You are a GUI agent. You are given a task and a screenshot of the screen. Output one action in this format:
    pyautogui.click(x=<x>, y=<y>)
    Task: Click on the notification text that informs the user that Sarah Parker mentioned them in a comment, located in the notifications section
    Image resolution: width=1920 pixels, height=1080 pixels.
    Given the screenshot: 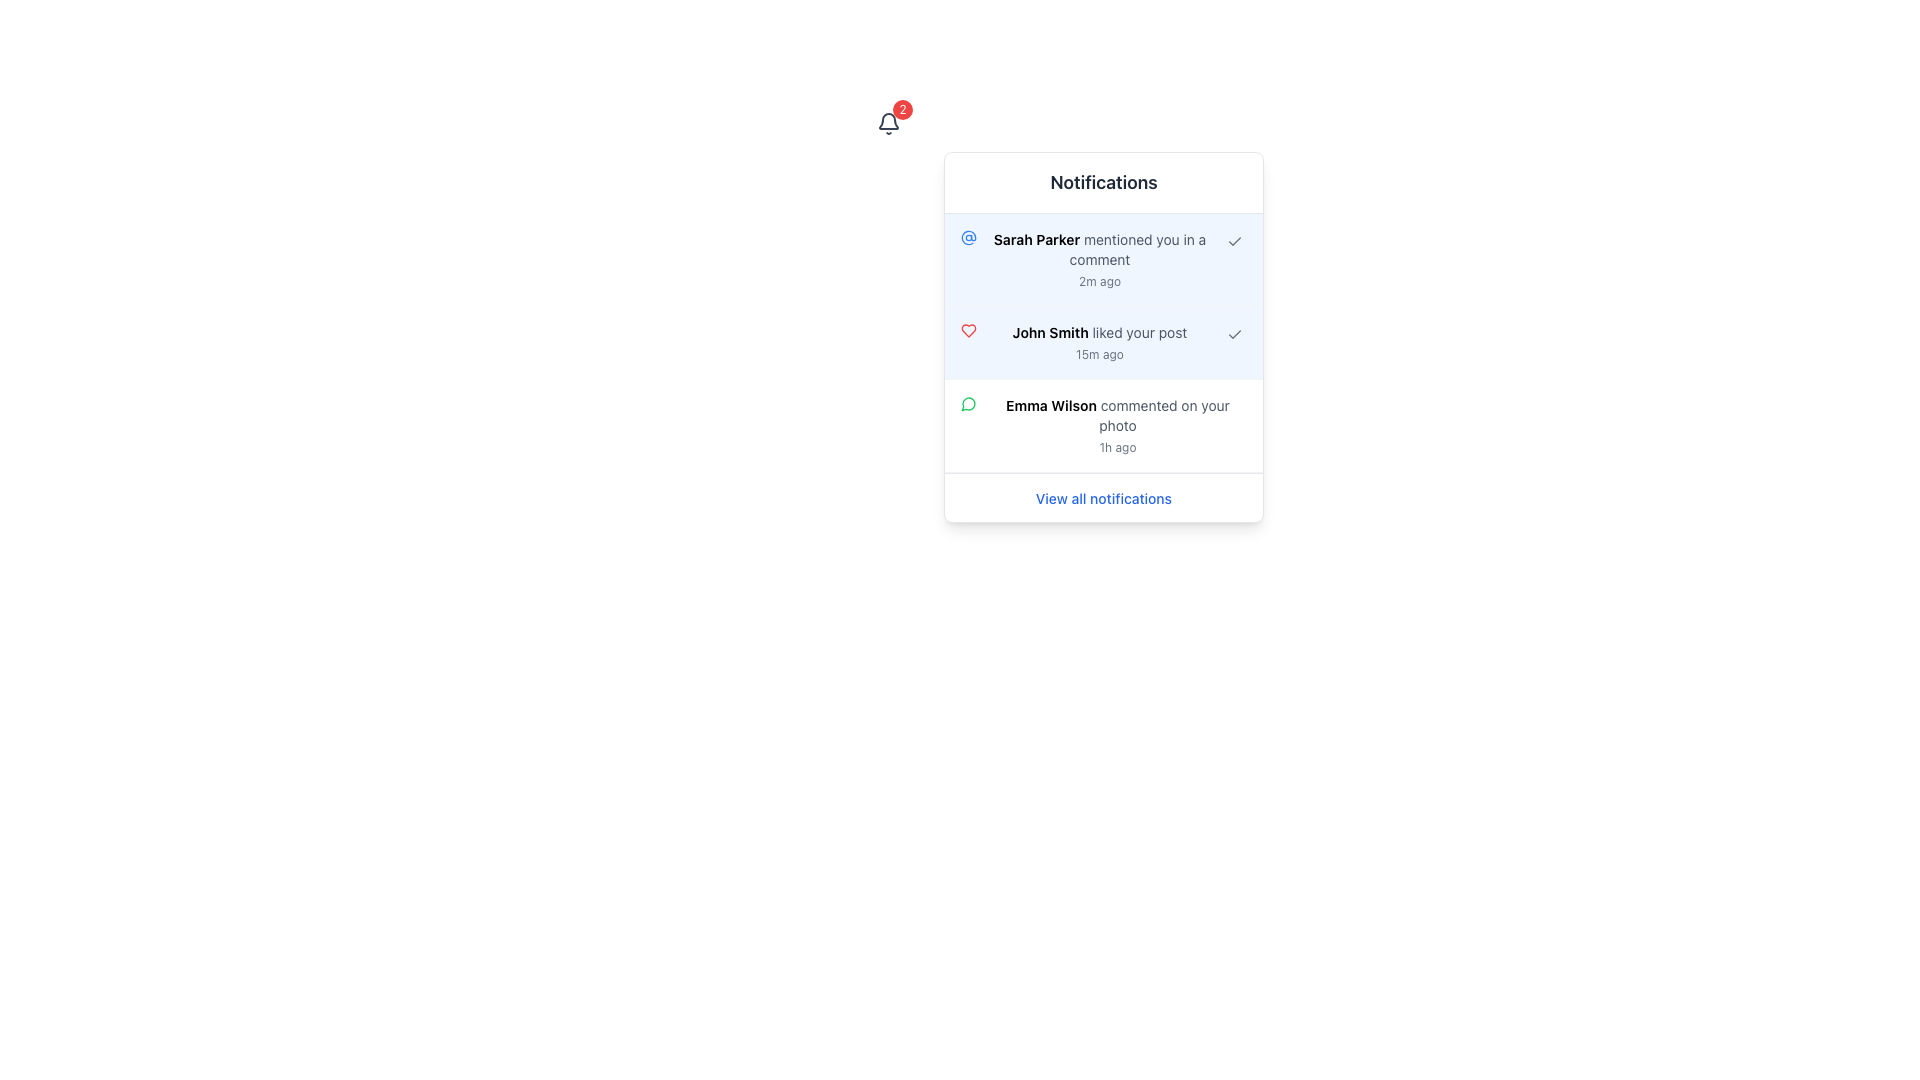 What is the action you would take?
    pyautogui.click(x=1098, y=249)
    